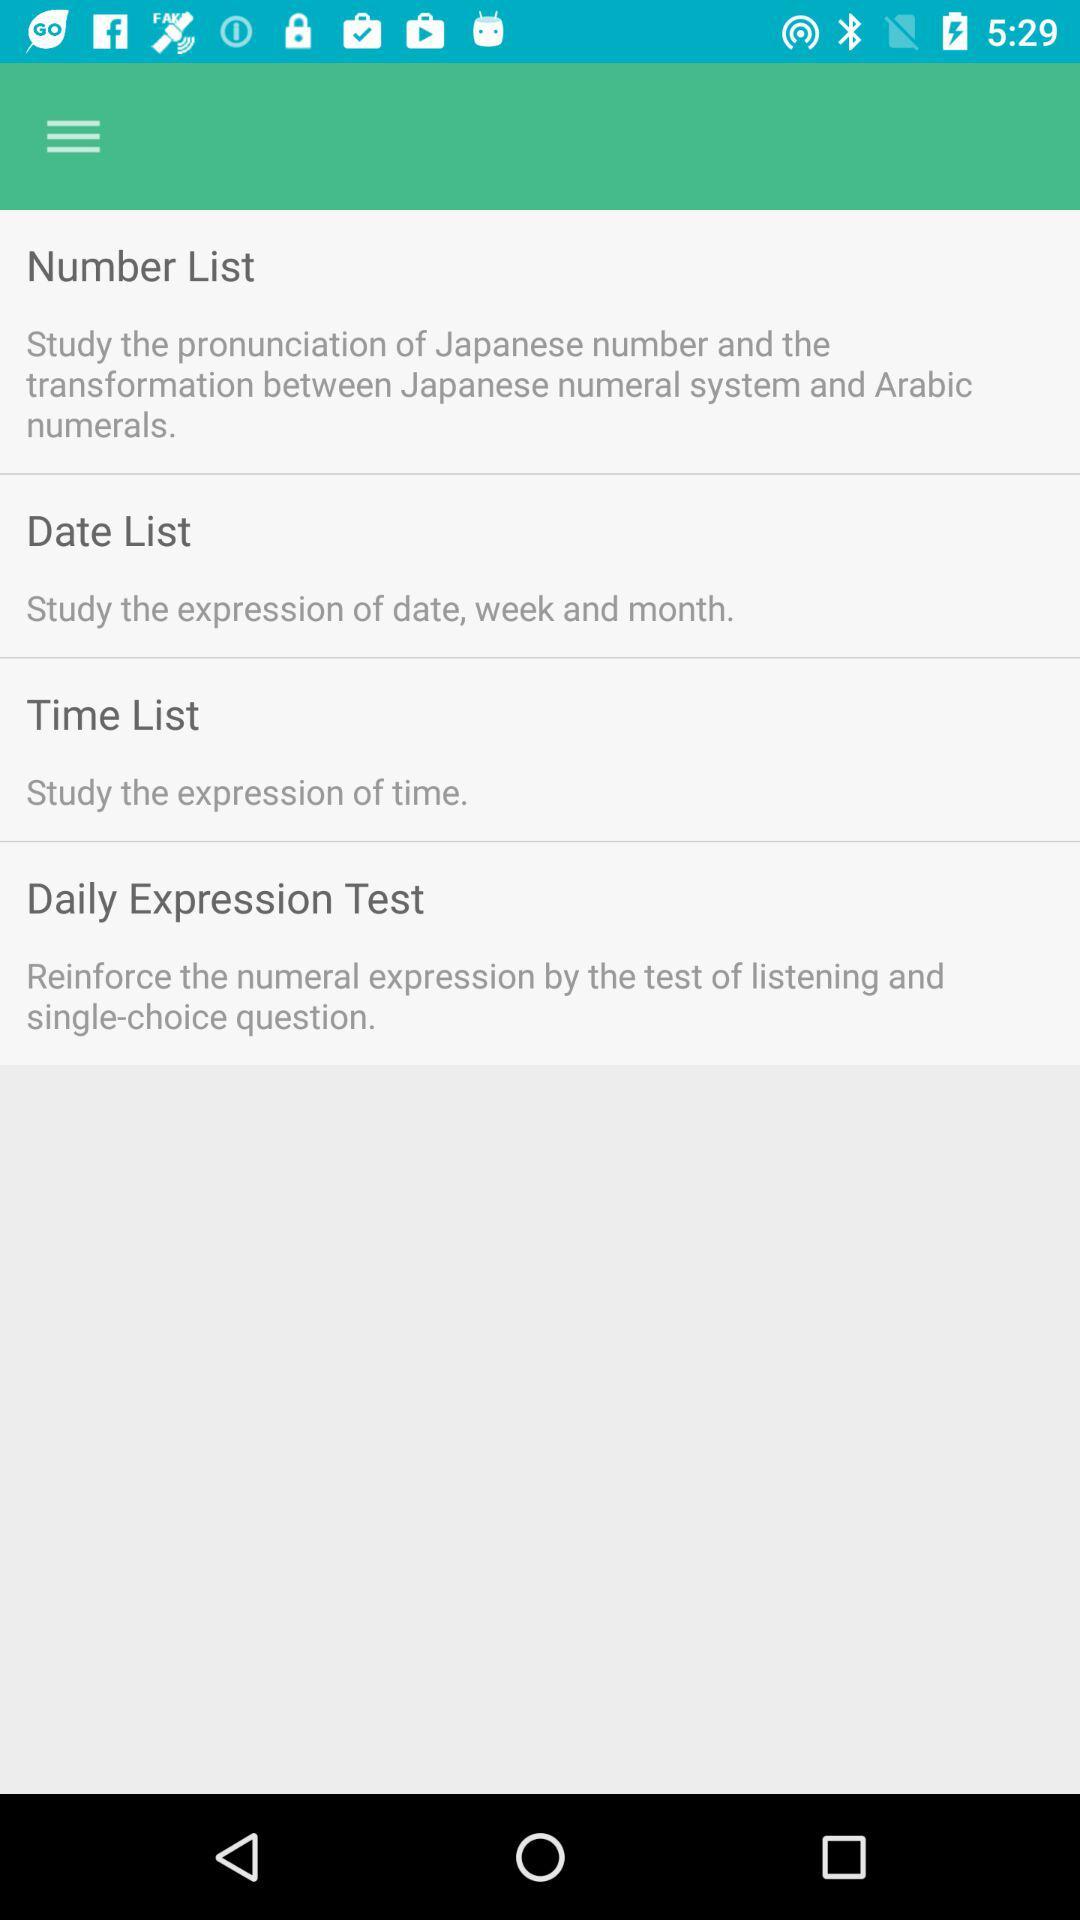  Describe the element at coordinates (112, 713) in the screenshot. I see `time list item` at that location.